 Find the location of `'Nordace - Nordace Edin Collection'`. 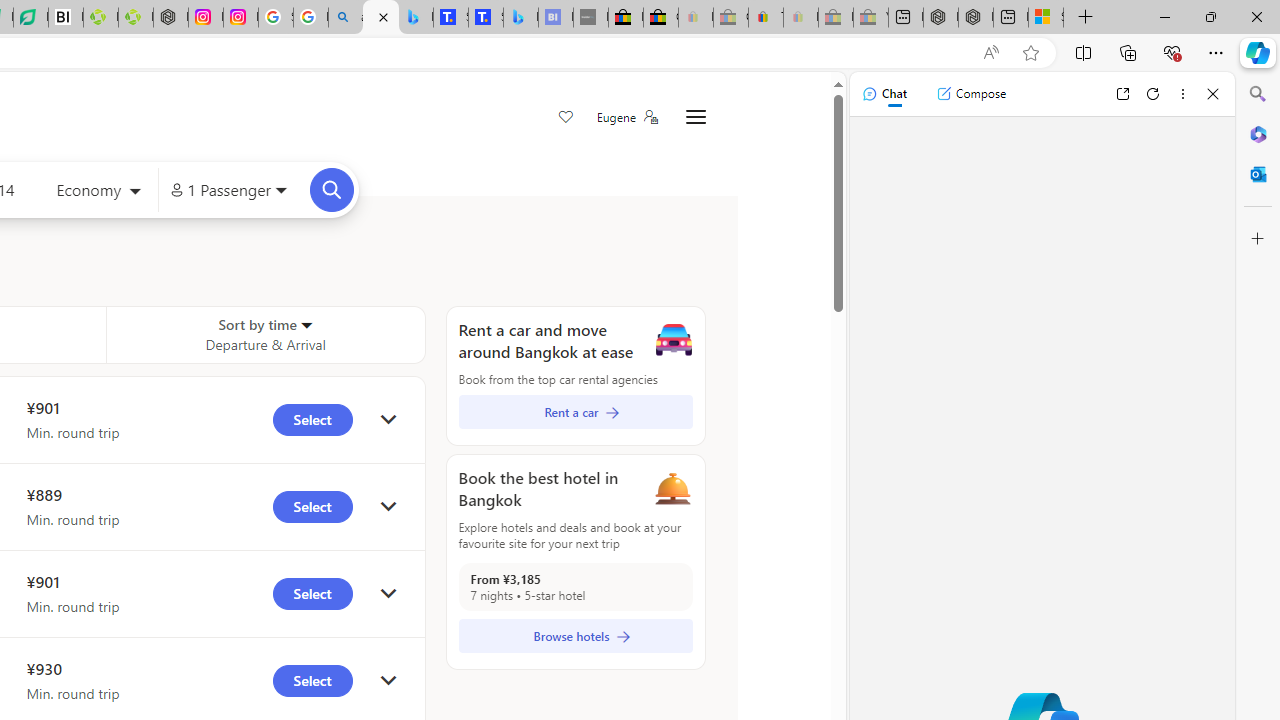

'Nordace - Nordace Edin Collection' is located at coordinates (170, 17).